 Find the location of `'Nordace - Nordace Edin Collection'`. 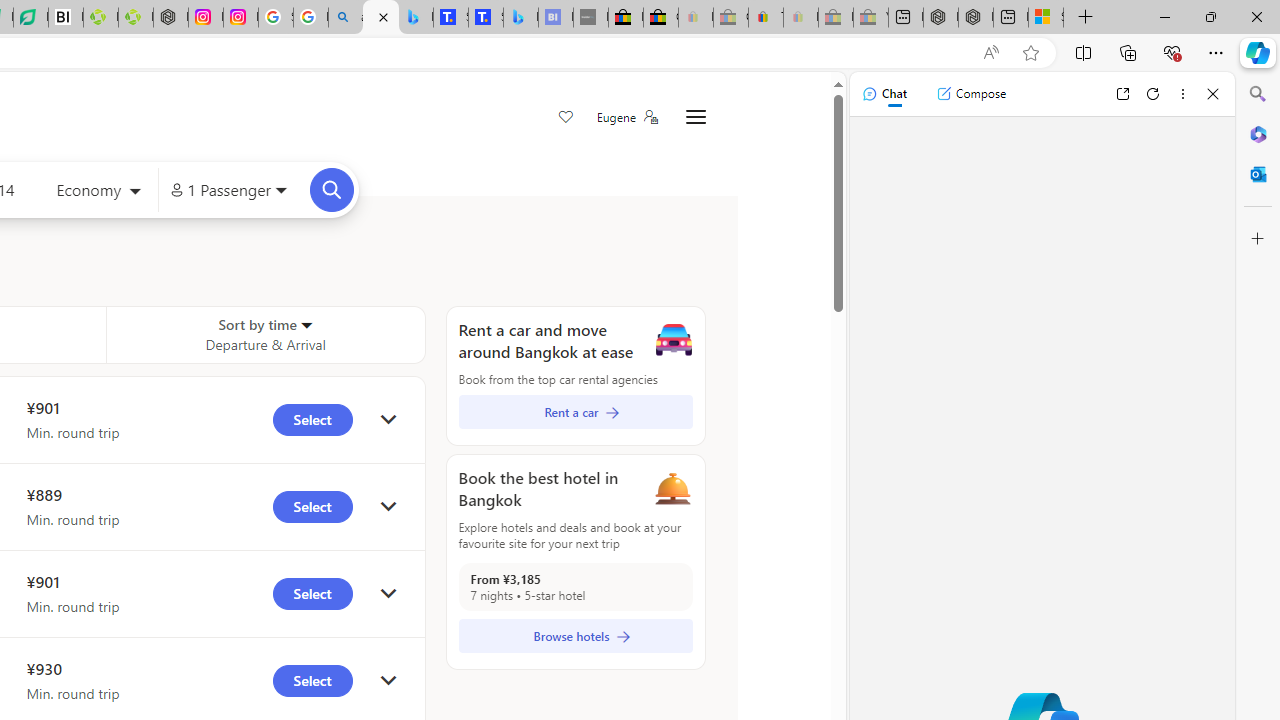

'Nordace - Nordace Edin Collection' is located at coordinates (170, 17).